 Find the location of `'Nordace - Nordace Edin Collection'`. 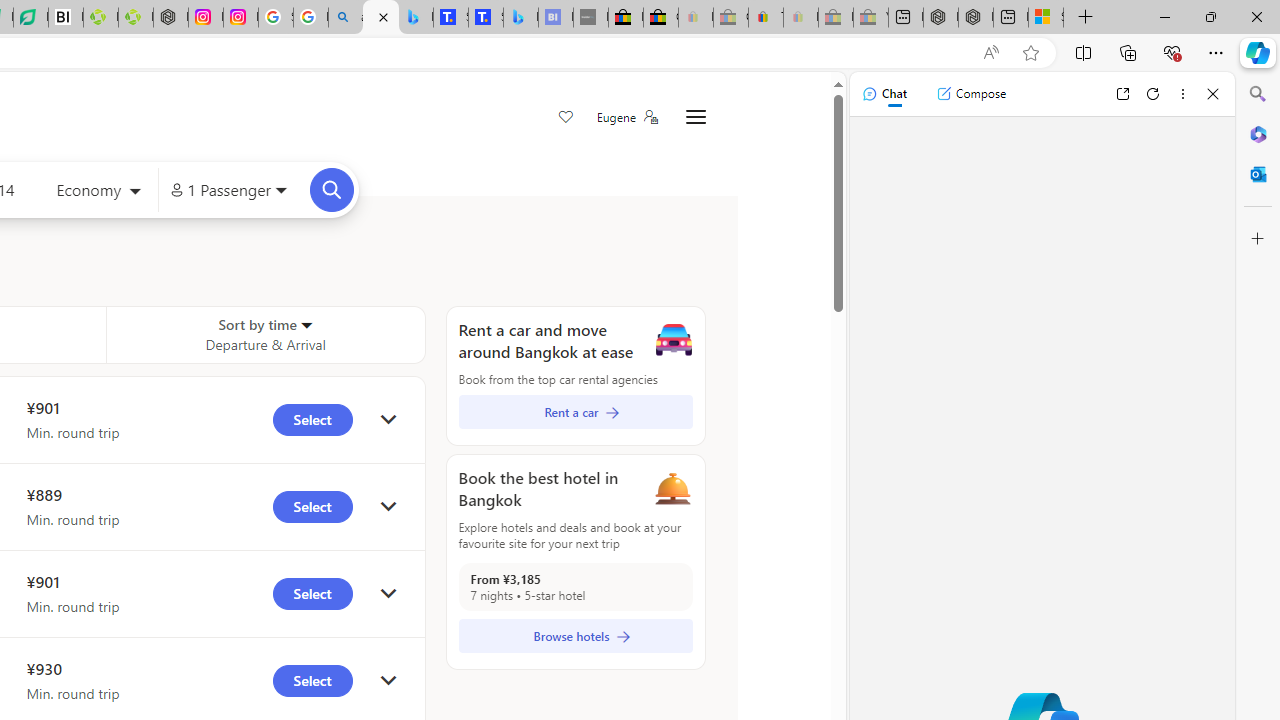

'Nordace - Nordace Edin Collection' is located at coordinates (170, 17).